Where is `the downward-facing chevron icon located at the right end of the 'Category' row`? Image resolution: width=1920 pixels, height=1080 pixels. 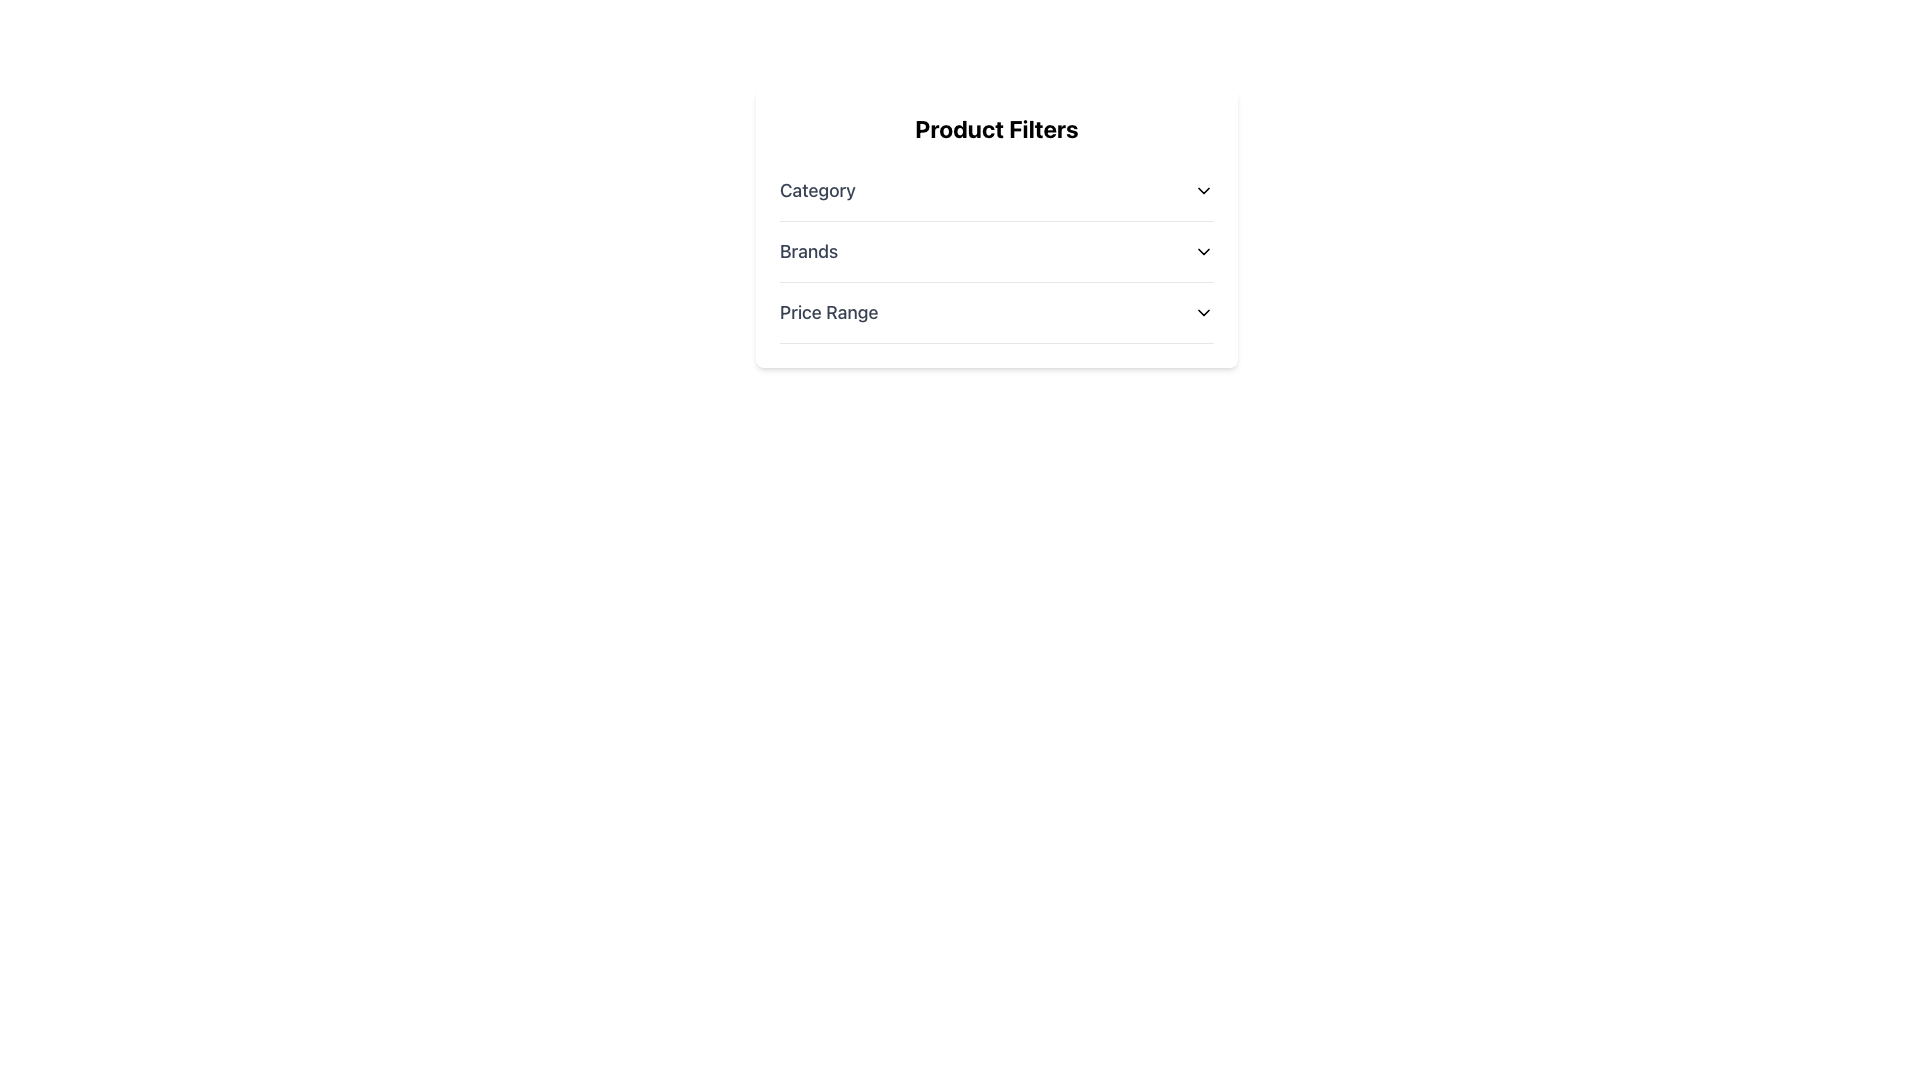 the downward-facing chevron icon located at the right end of the 'Category' row is located at coordinates (1203, 191).